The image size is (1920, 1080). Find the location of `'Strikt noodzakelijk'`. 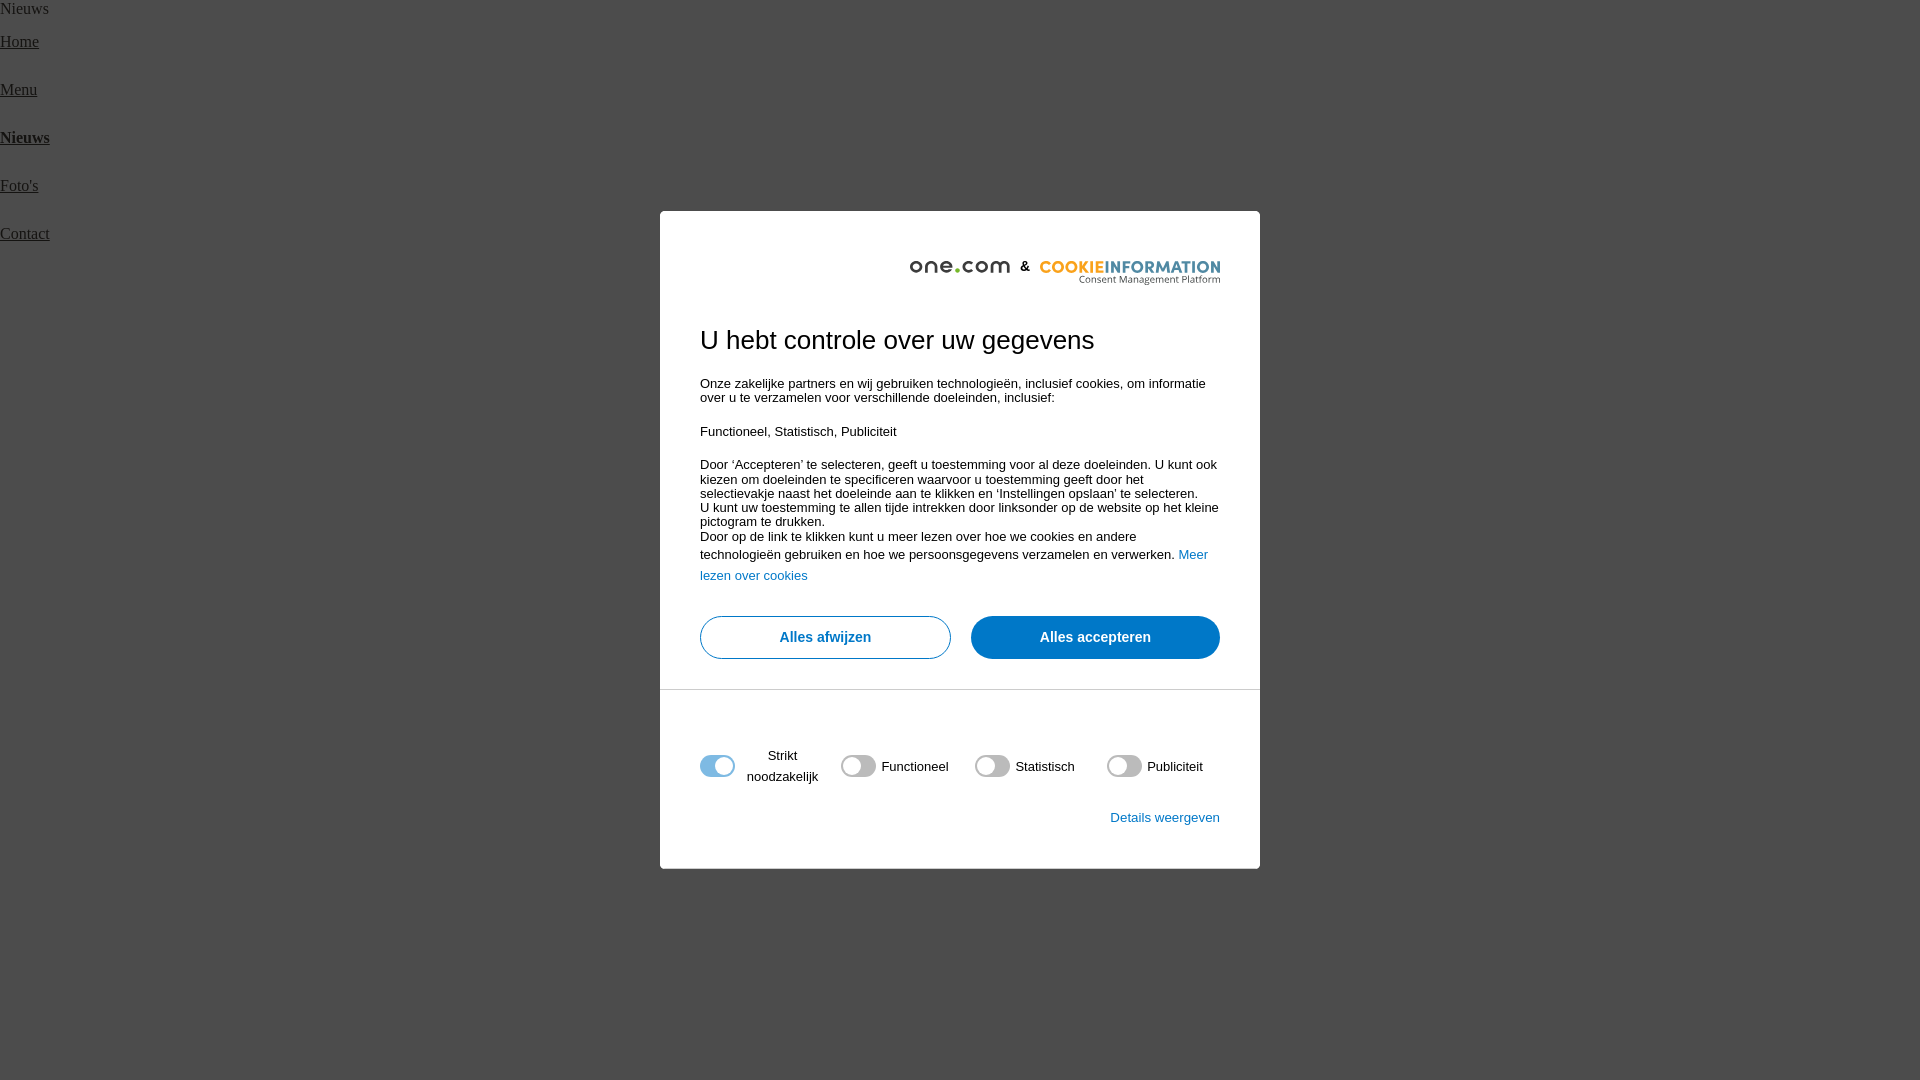

'Strikt noodzakelijk' is located at coordinates (953, 887).